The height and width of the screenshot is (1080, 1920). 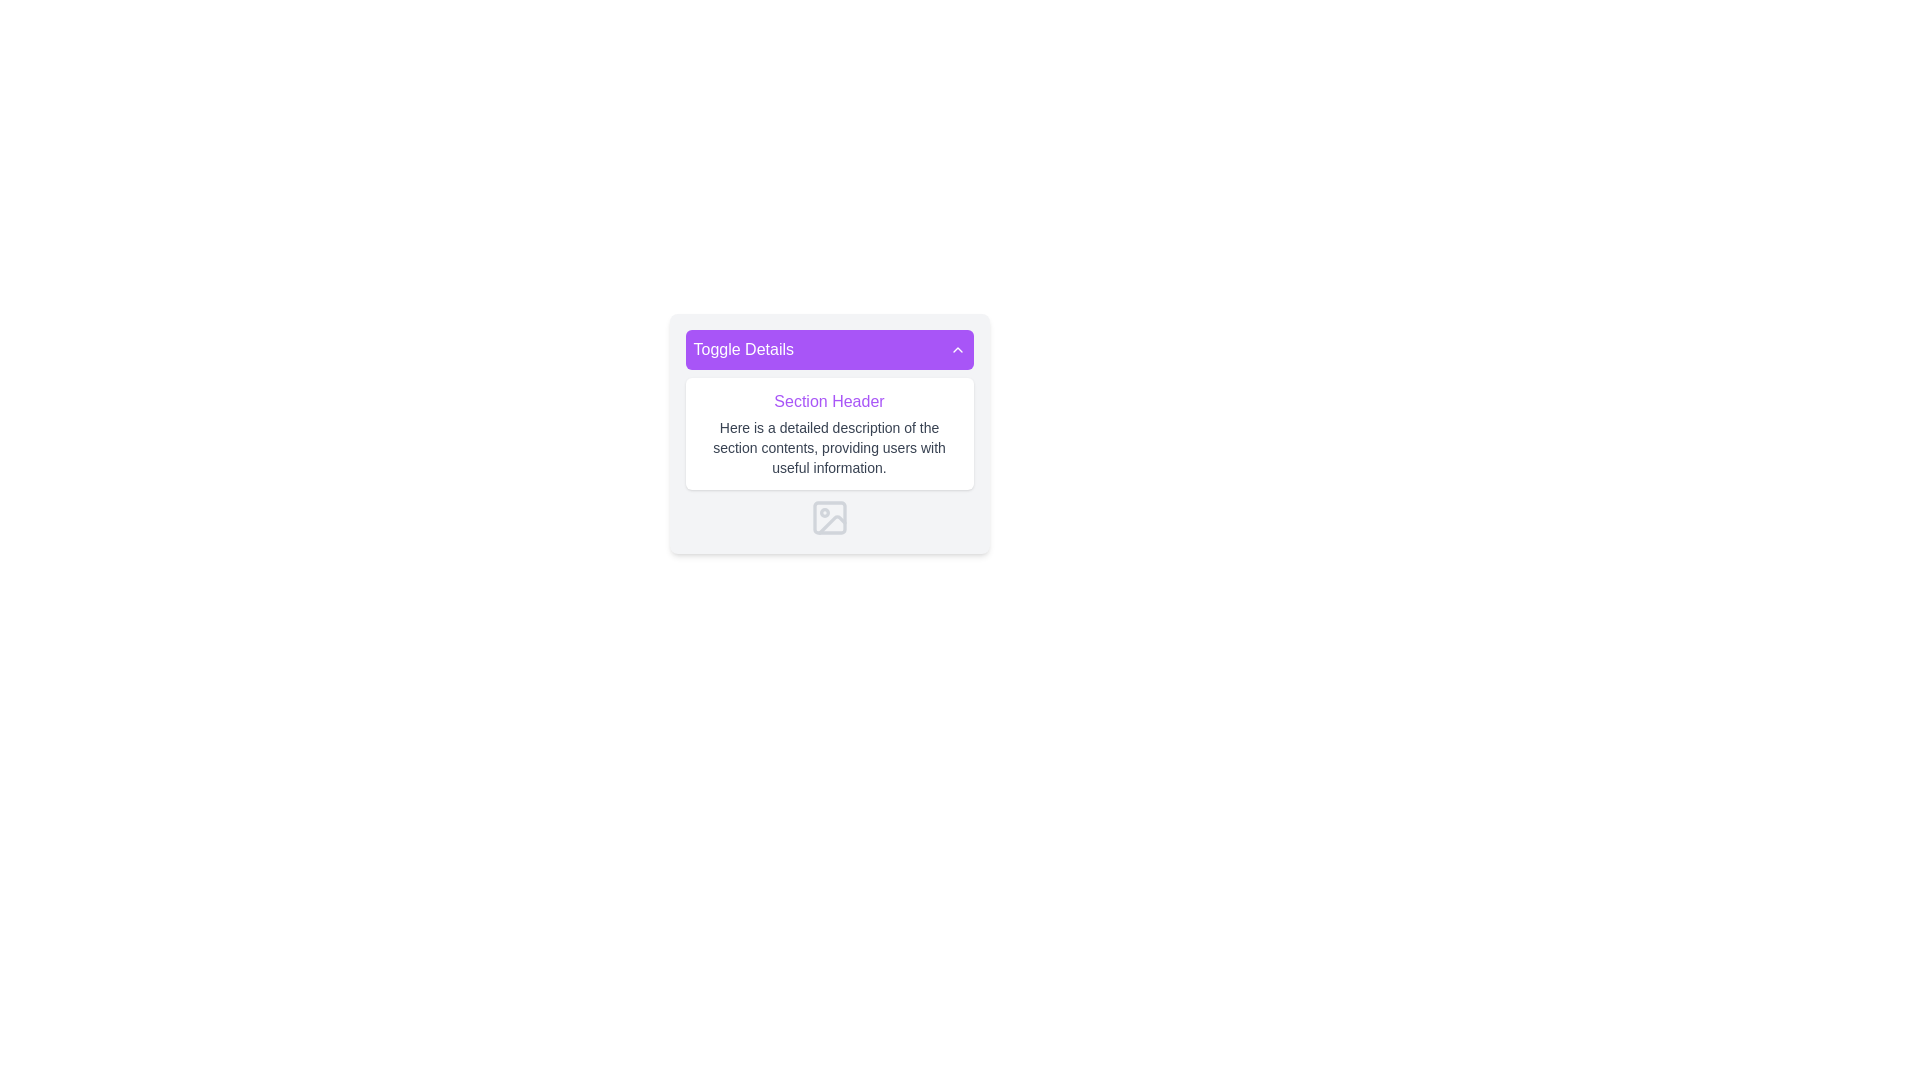 What do you see at coordinates (829, 458) in the screenshot?
I see `the text block containing the heading 'Section Header' and the descriptive paragraph, which is visually organized and centered beneath the 'Toggle Details' button` at bounding box center [829, 458].